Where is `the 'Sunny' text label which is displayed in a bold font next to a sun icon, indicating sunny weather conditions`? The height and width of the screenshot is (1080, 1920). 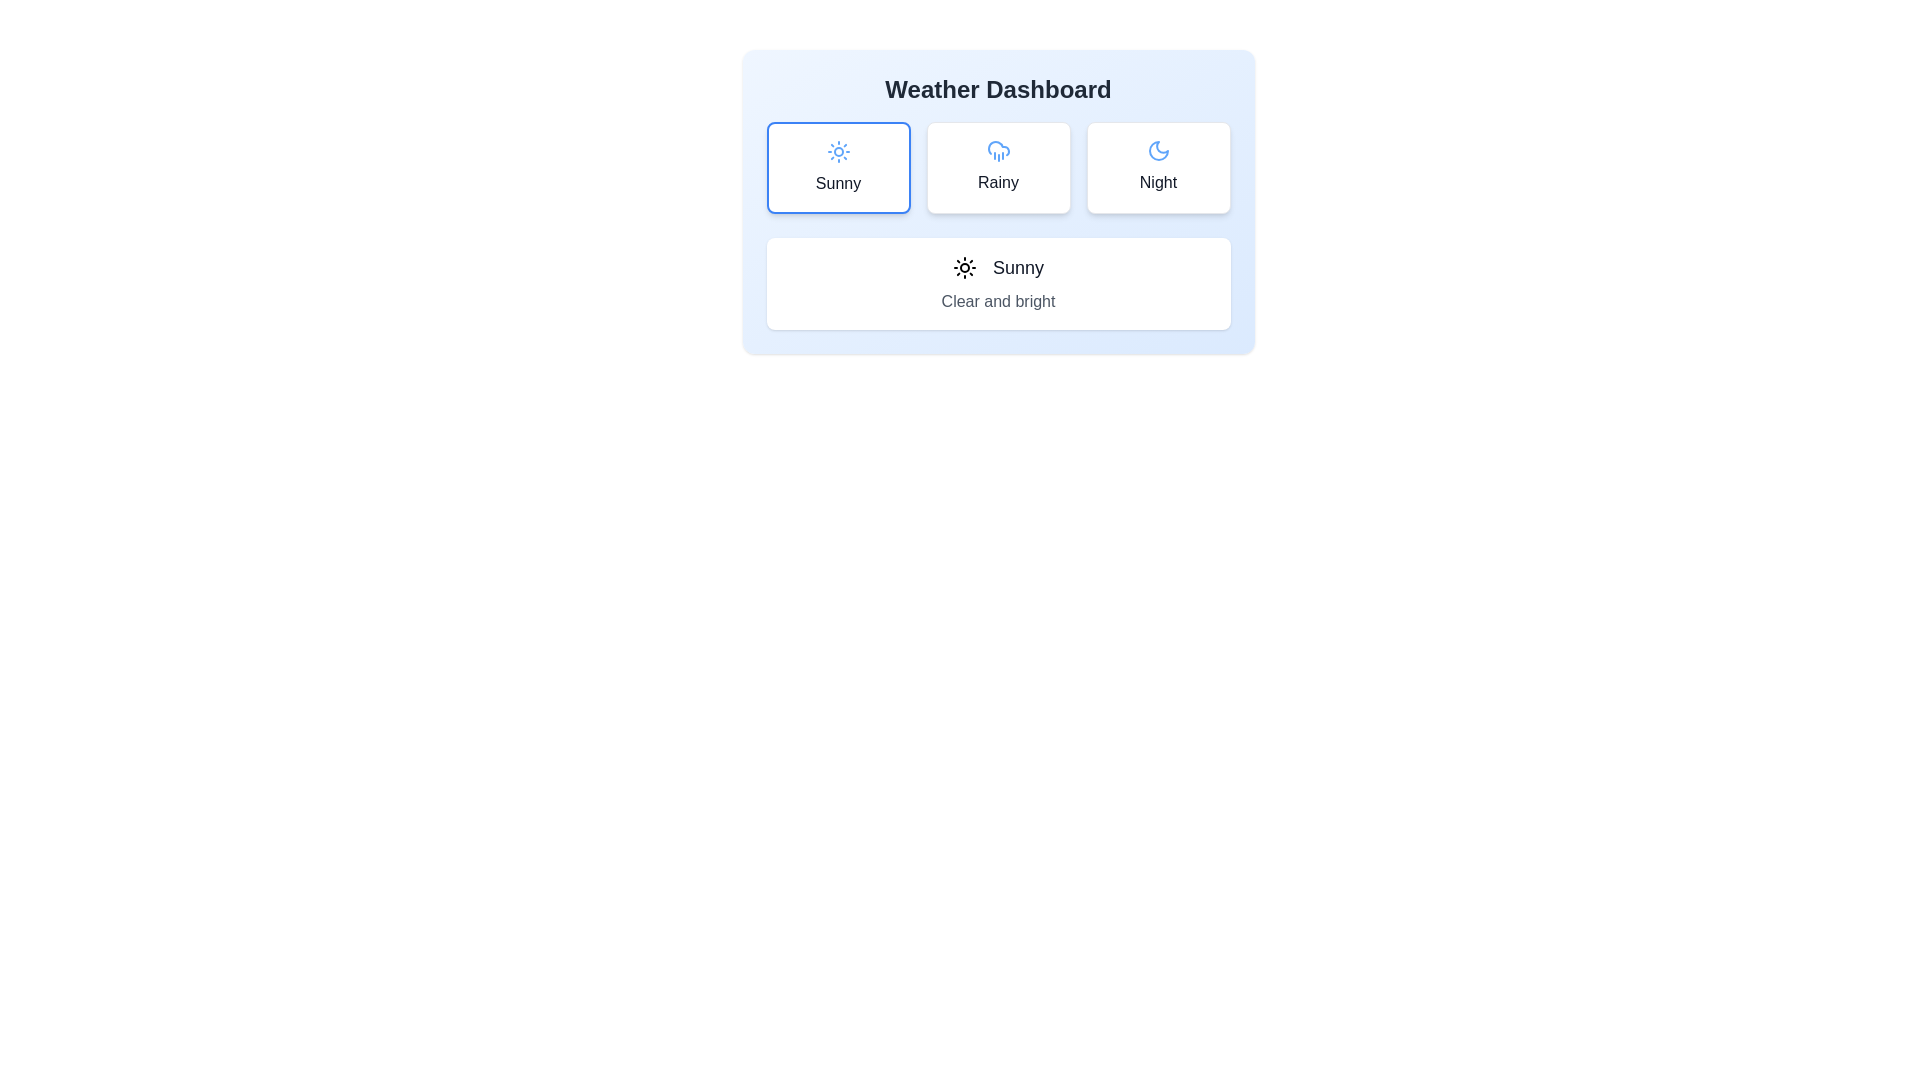
the 'Sunny' text label which is displayed in a bold font next to a sun icon, indicating sunny weather conditions is located at coordinates (1018, 266).